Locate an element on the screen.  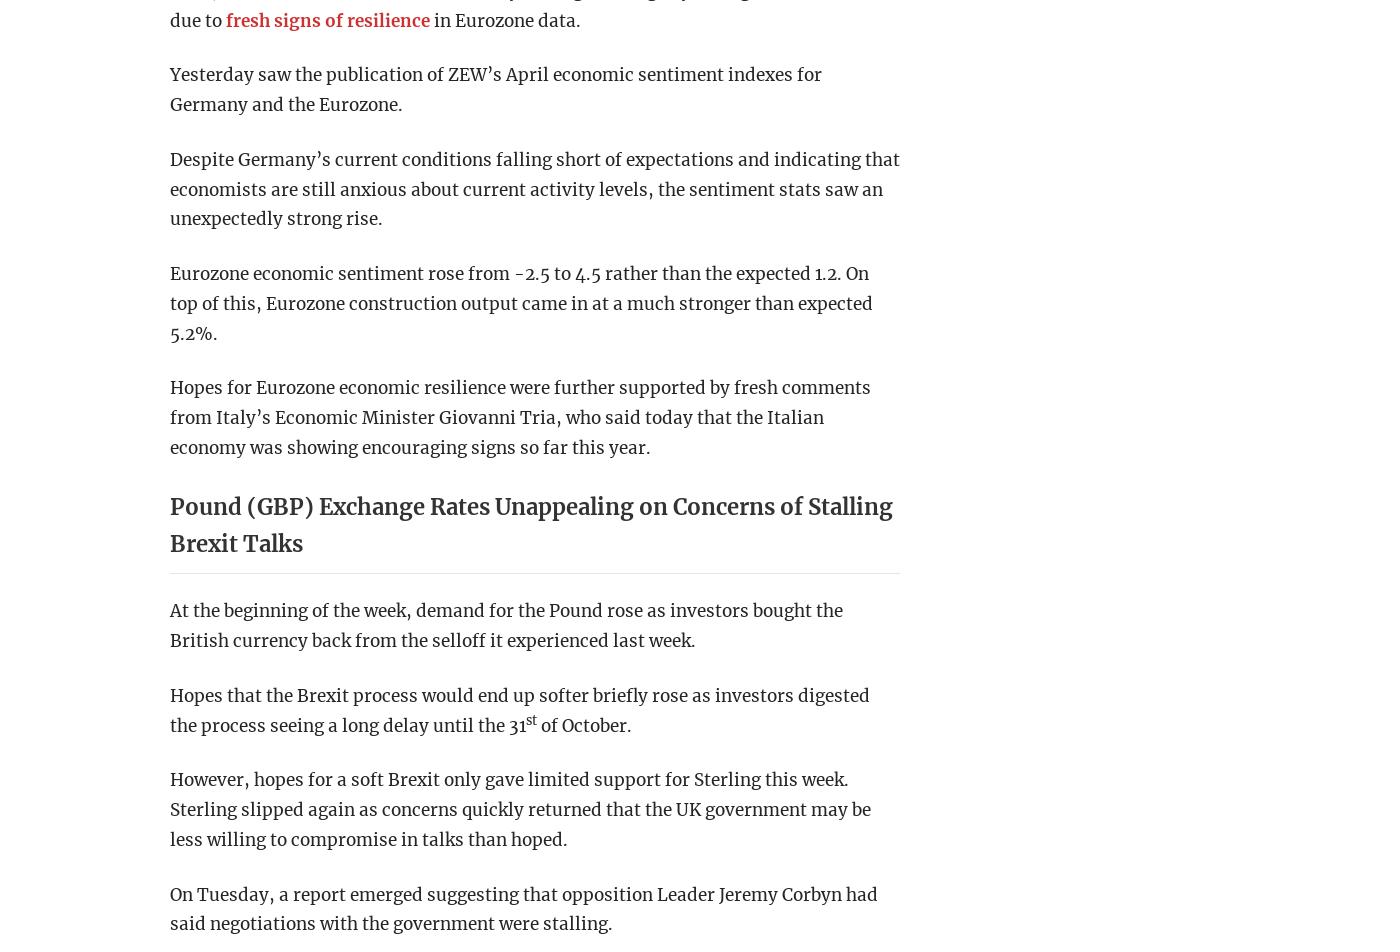
'st' is located at coordinates (531, 719).